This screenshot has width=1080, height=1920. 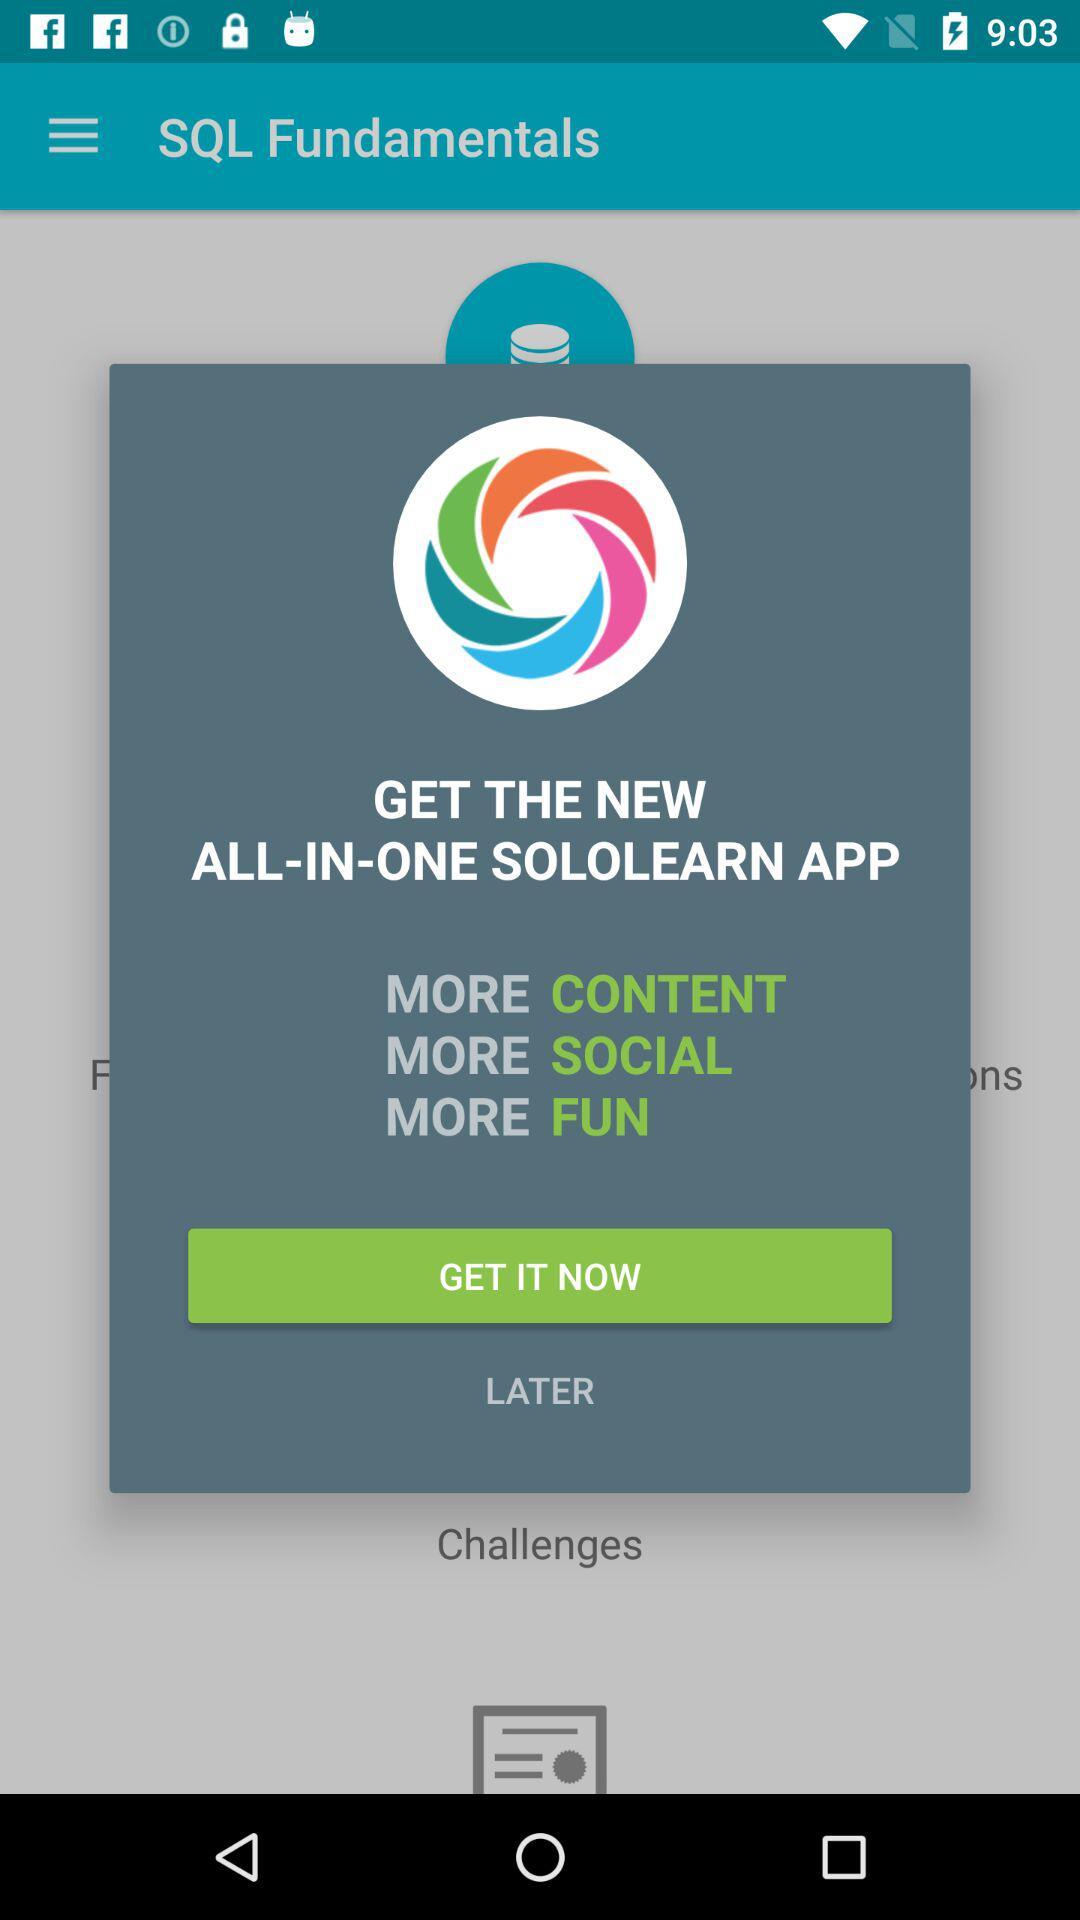 I want to click on the get it now item, so click(x=540, y=1274).